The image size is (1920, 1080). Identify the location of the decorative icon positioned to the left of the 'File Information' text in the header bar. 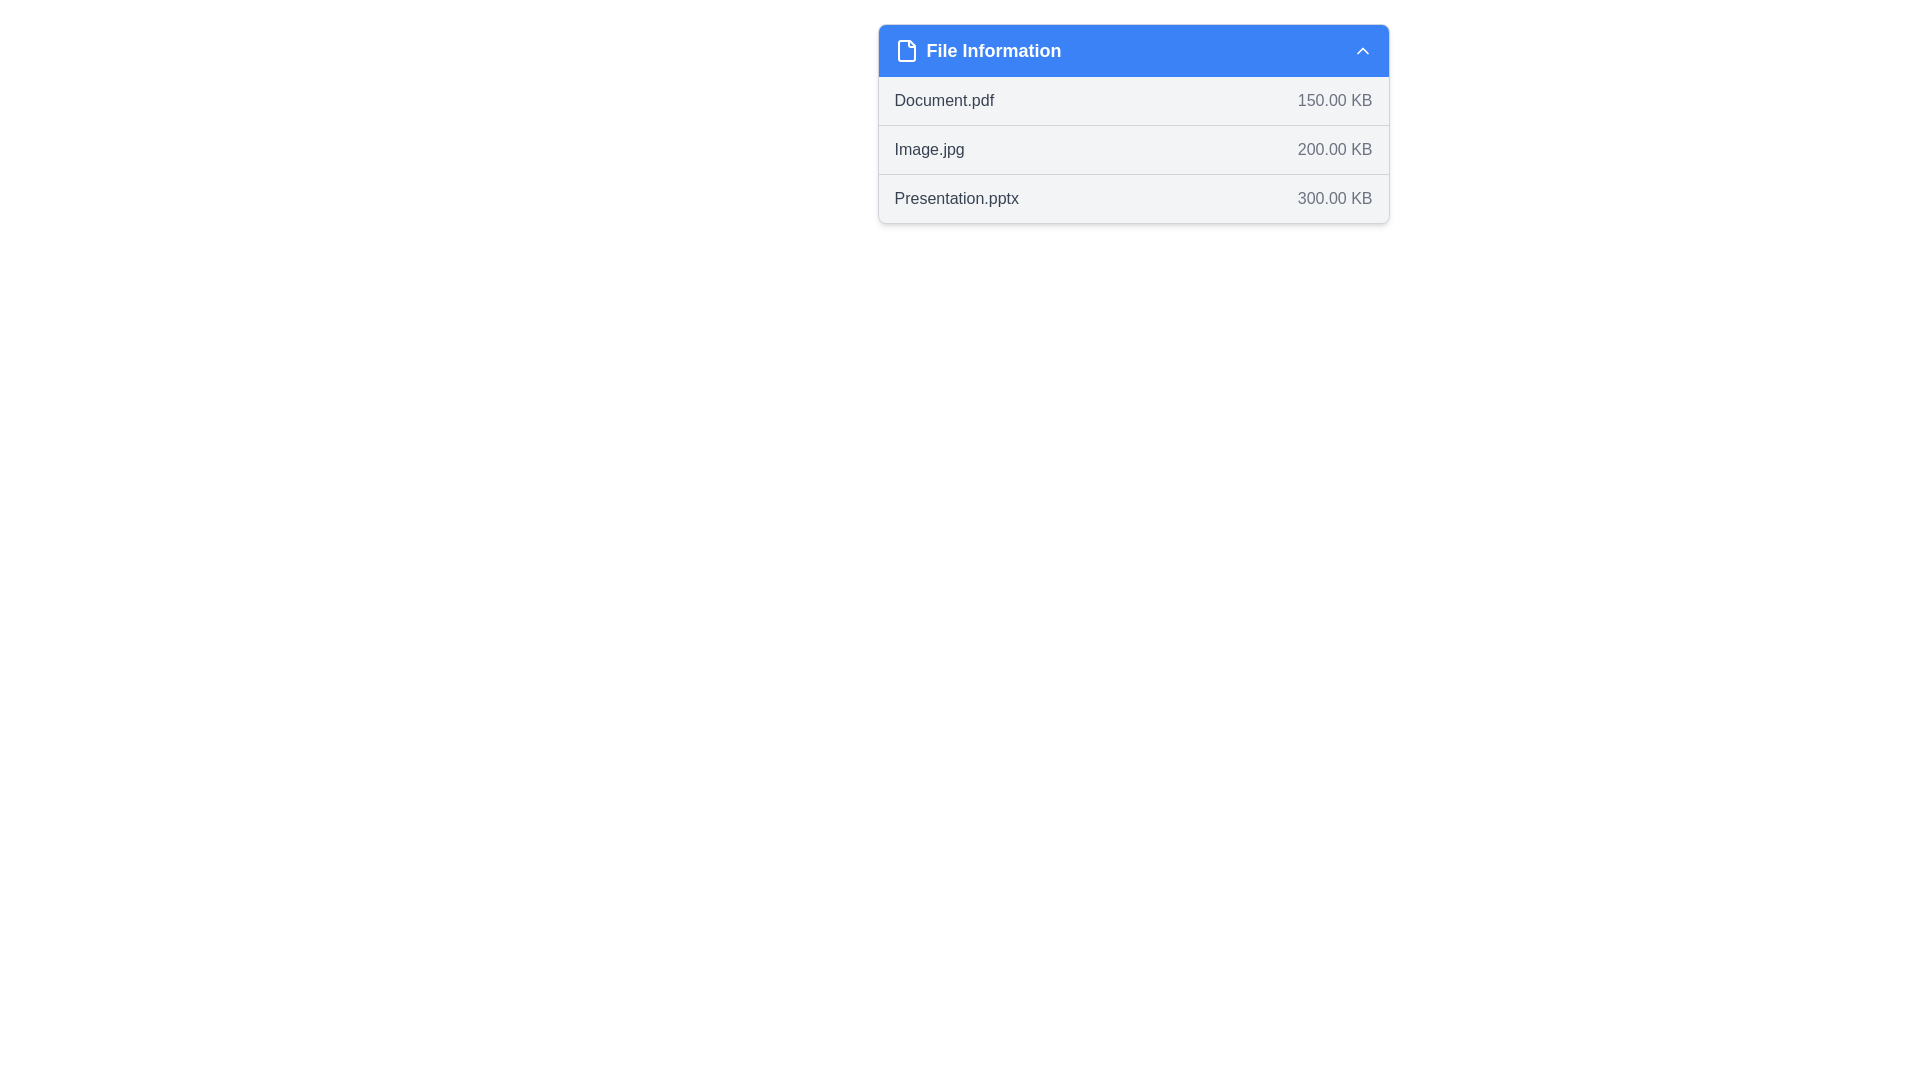
(905, 49).